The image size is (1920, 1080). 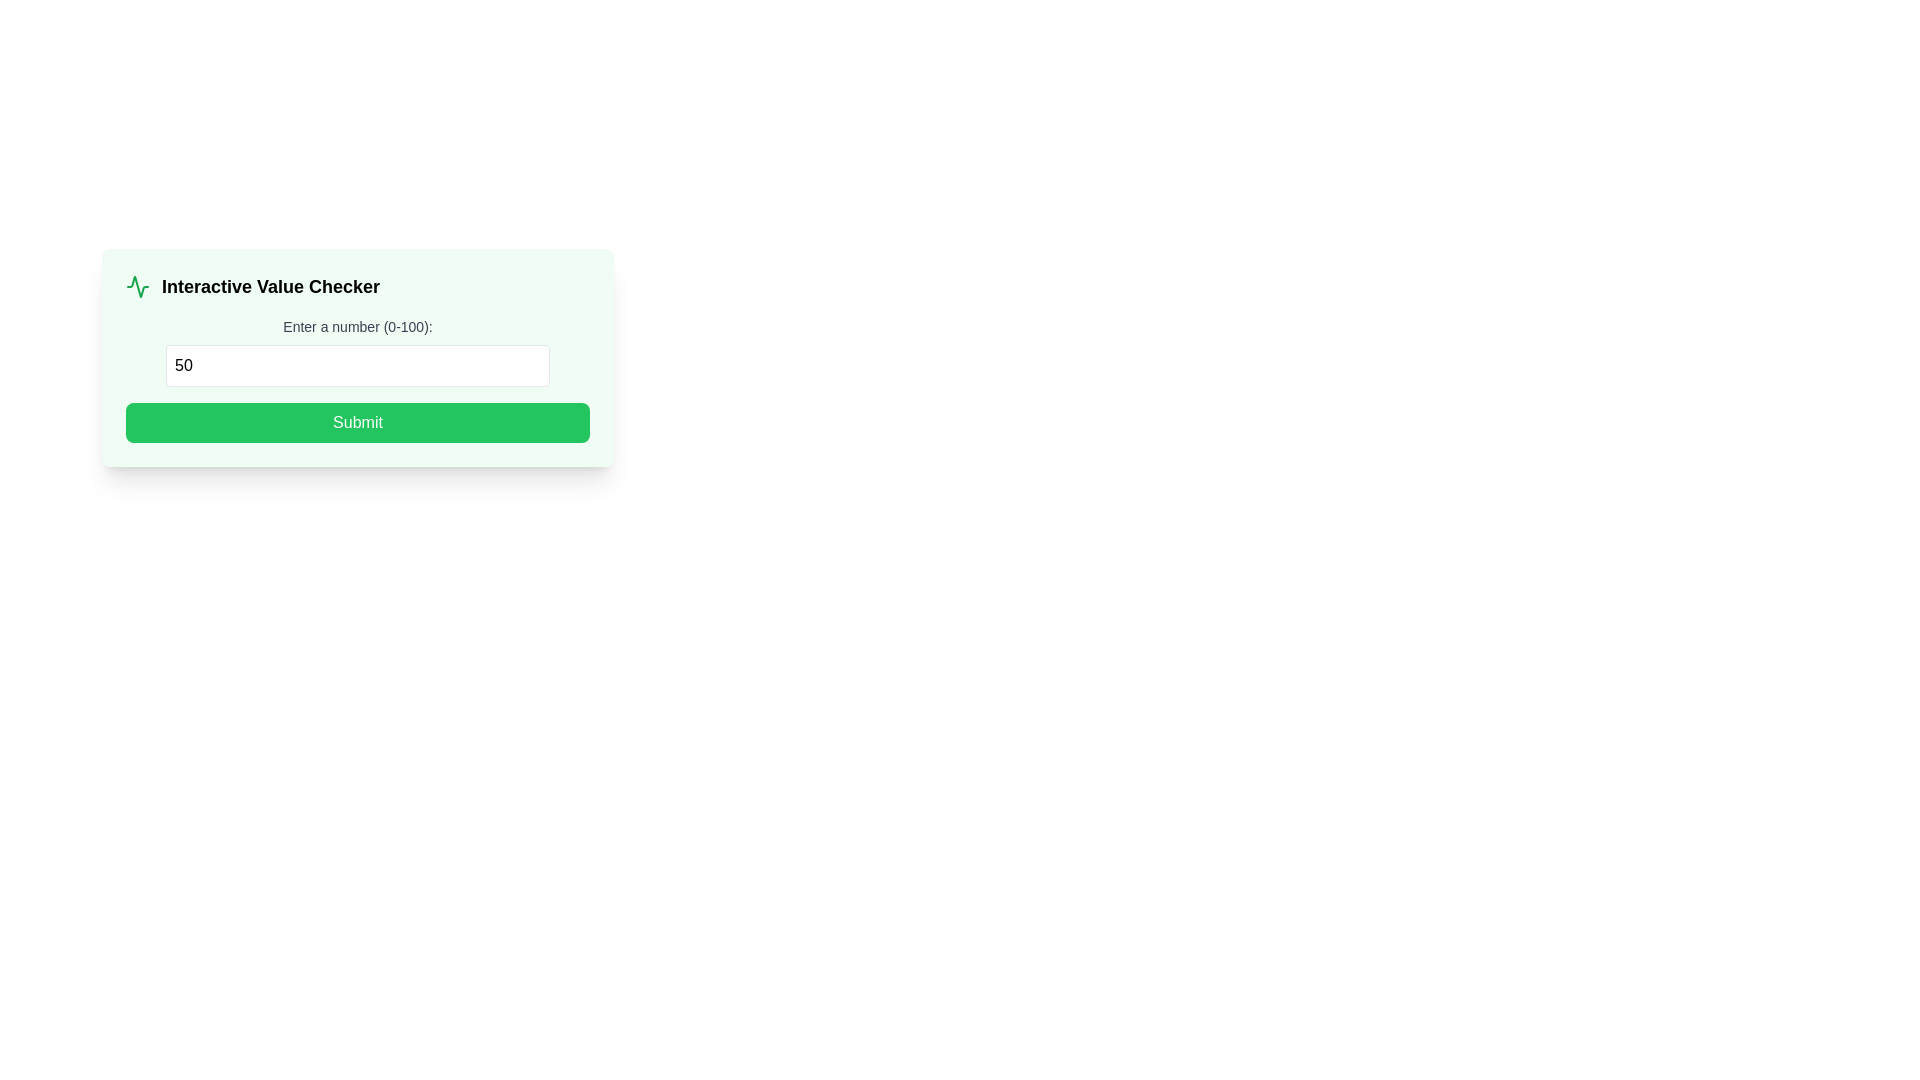 I want to click on the graphic icon located at the top-left corner of the card, which is positioned to the left of the text 'Interactive Value Checker', so click(x=137, y=286).